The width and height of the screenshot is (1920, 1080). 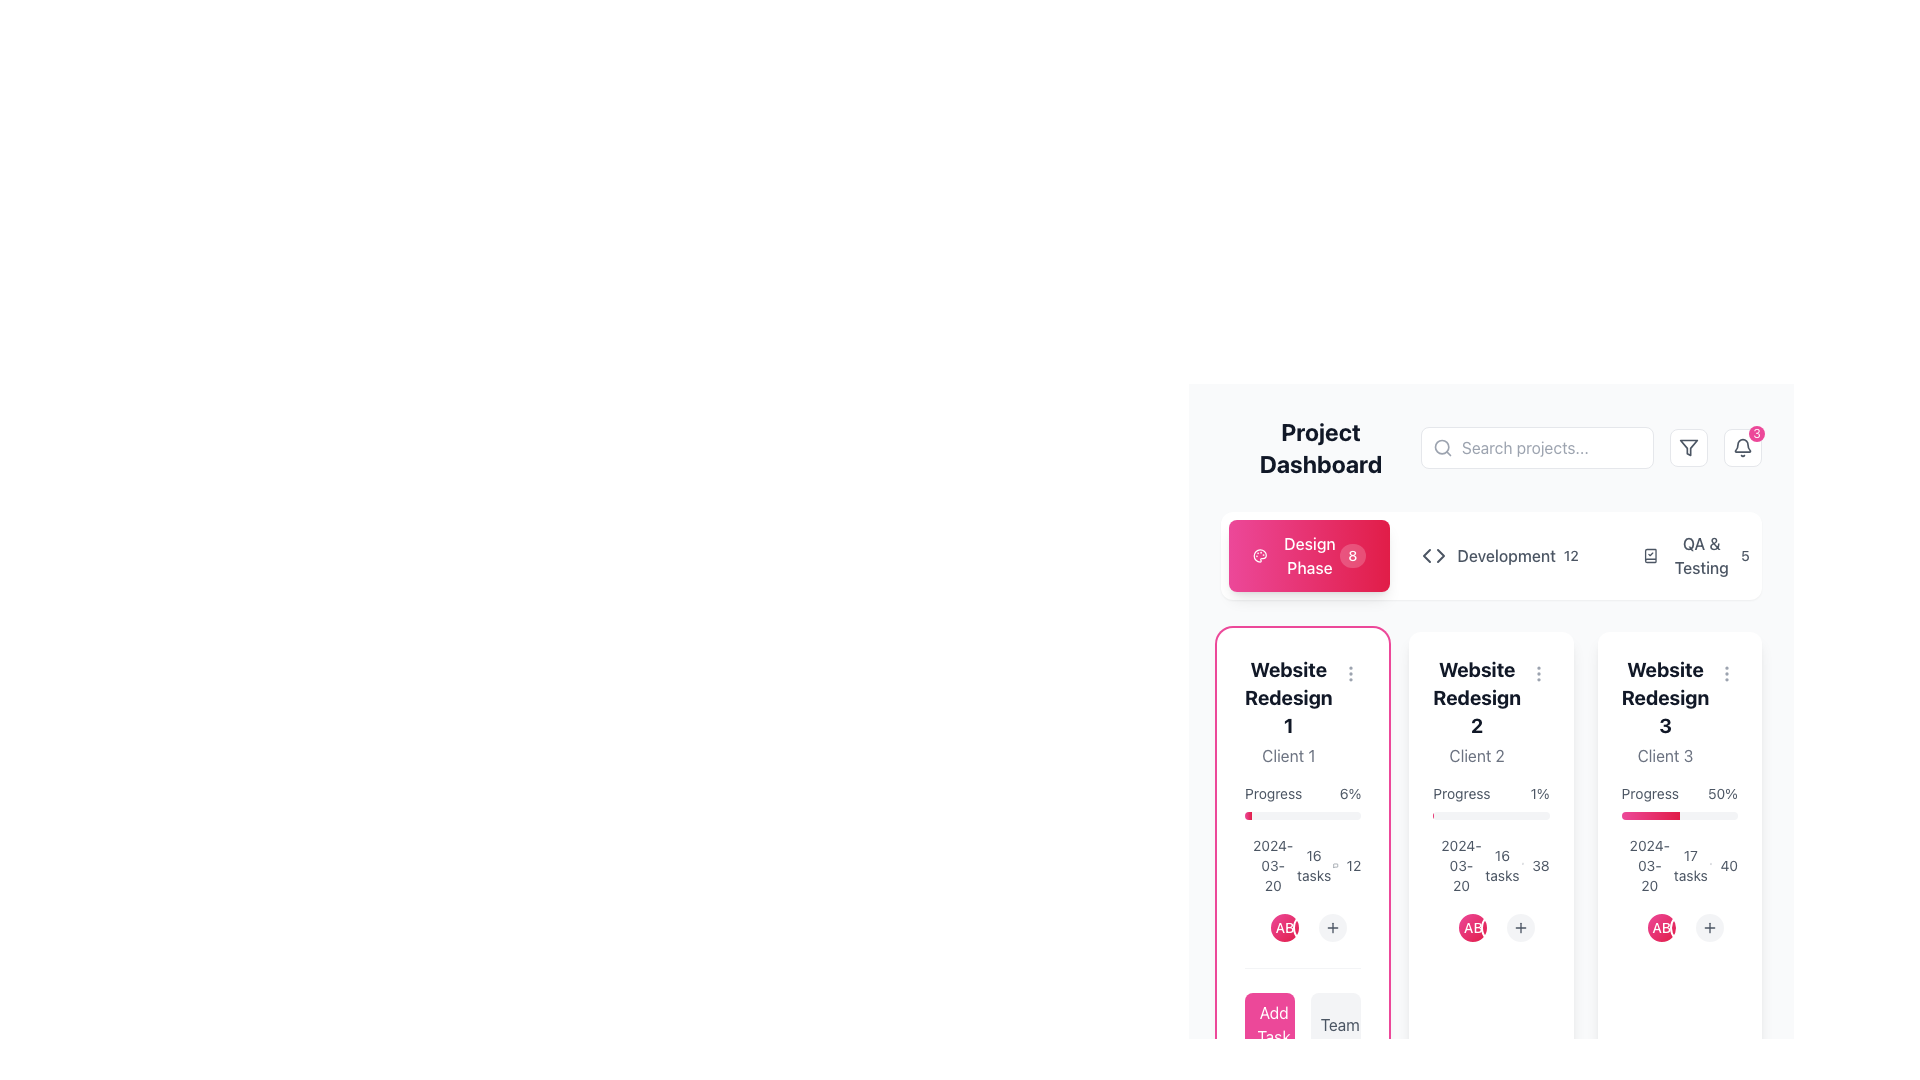 I want to click on the text block titled 'Website Redesign 1' and subheading 'Client 1' located in the upper left section of the dashboard under the 'Design Phase' section, so click(x=1303, y=711).